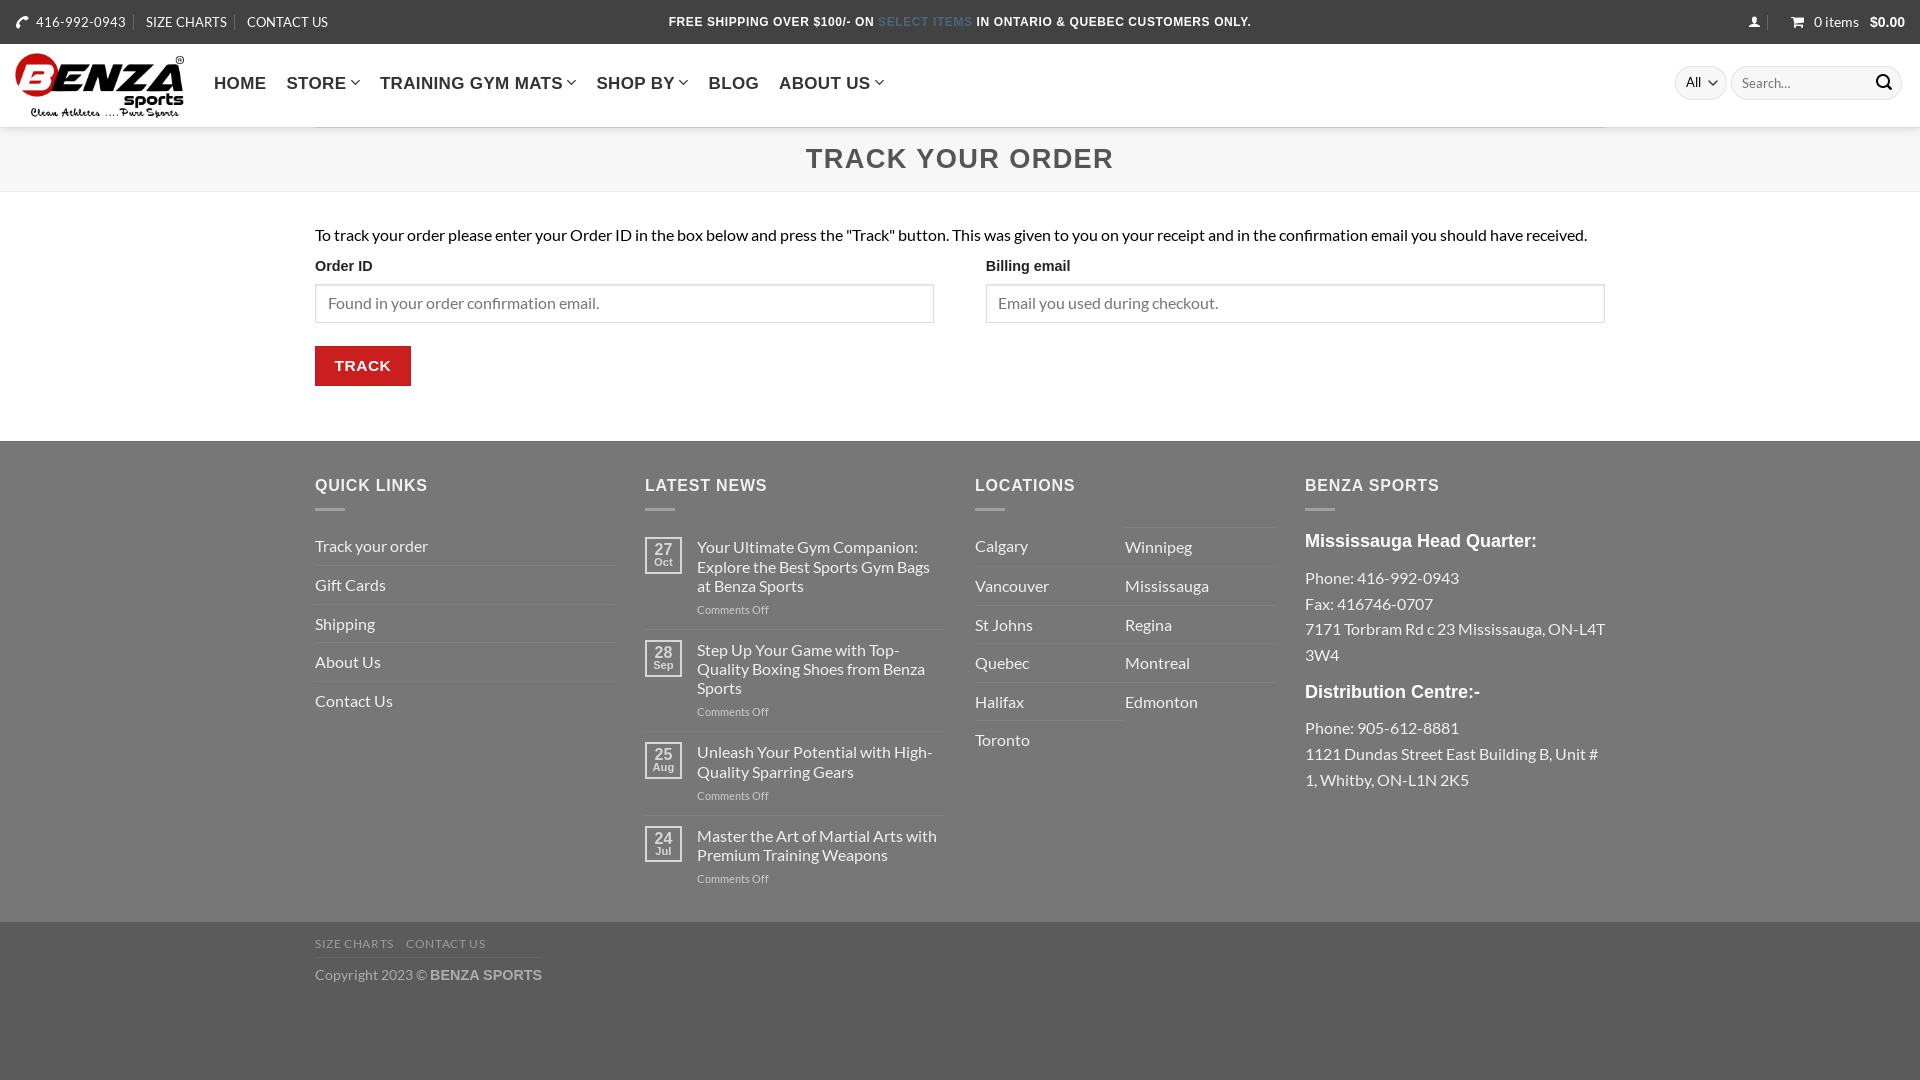 The height and width of the screenshot is (1080, 1920). I want to click on 'ABOUT US', so click(777, 81).